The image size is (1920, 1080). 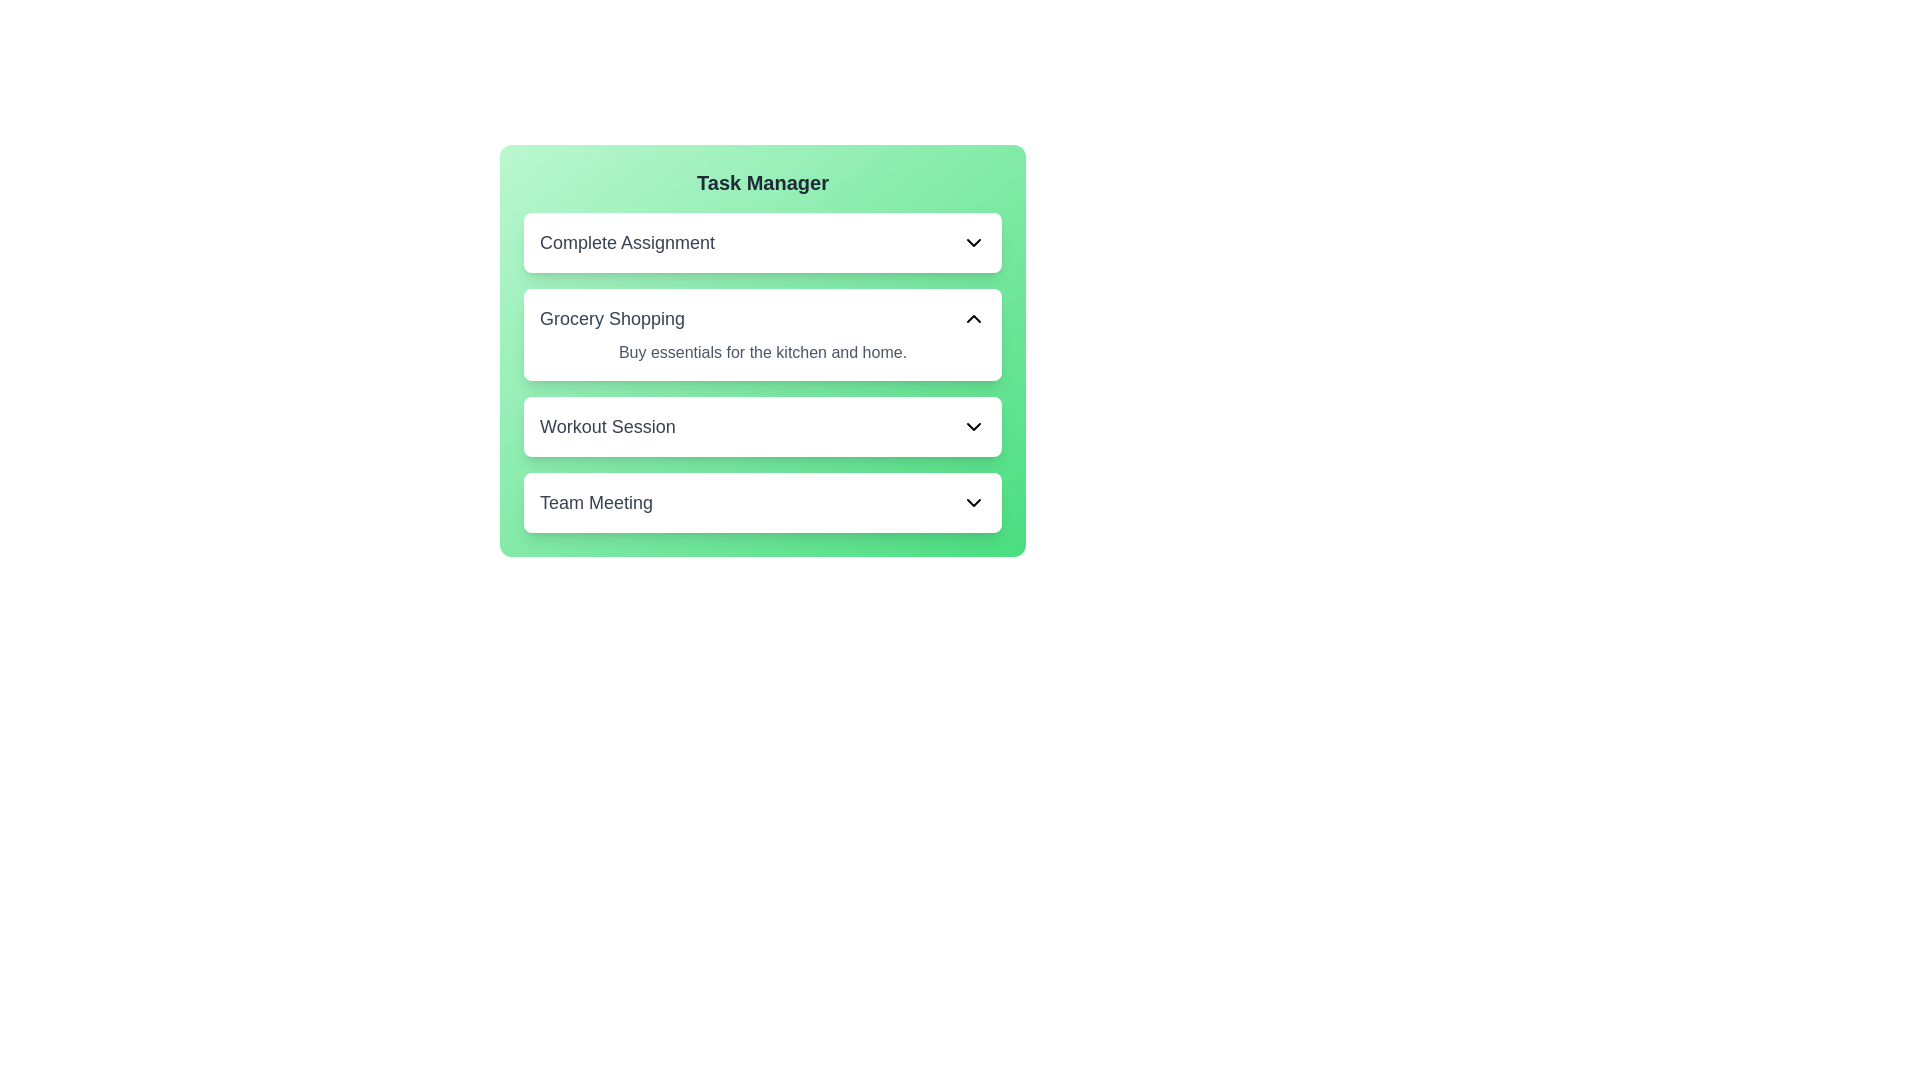 What do you see at coordinates (762, 334) in the screenshot?
I see `the task card with title Grocery Shopping` at bounding box center [762, 334].